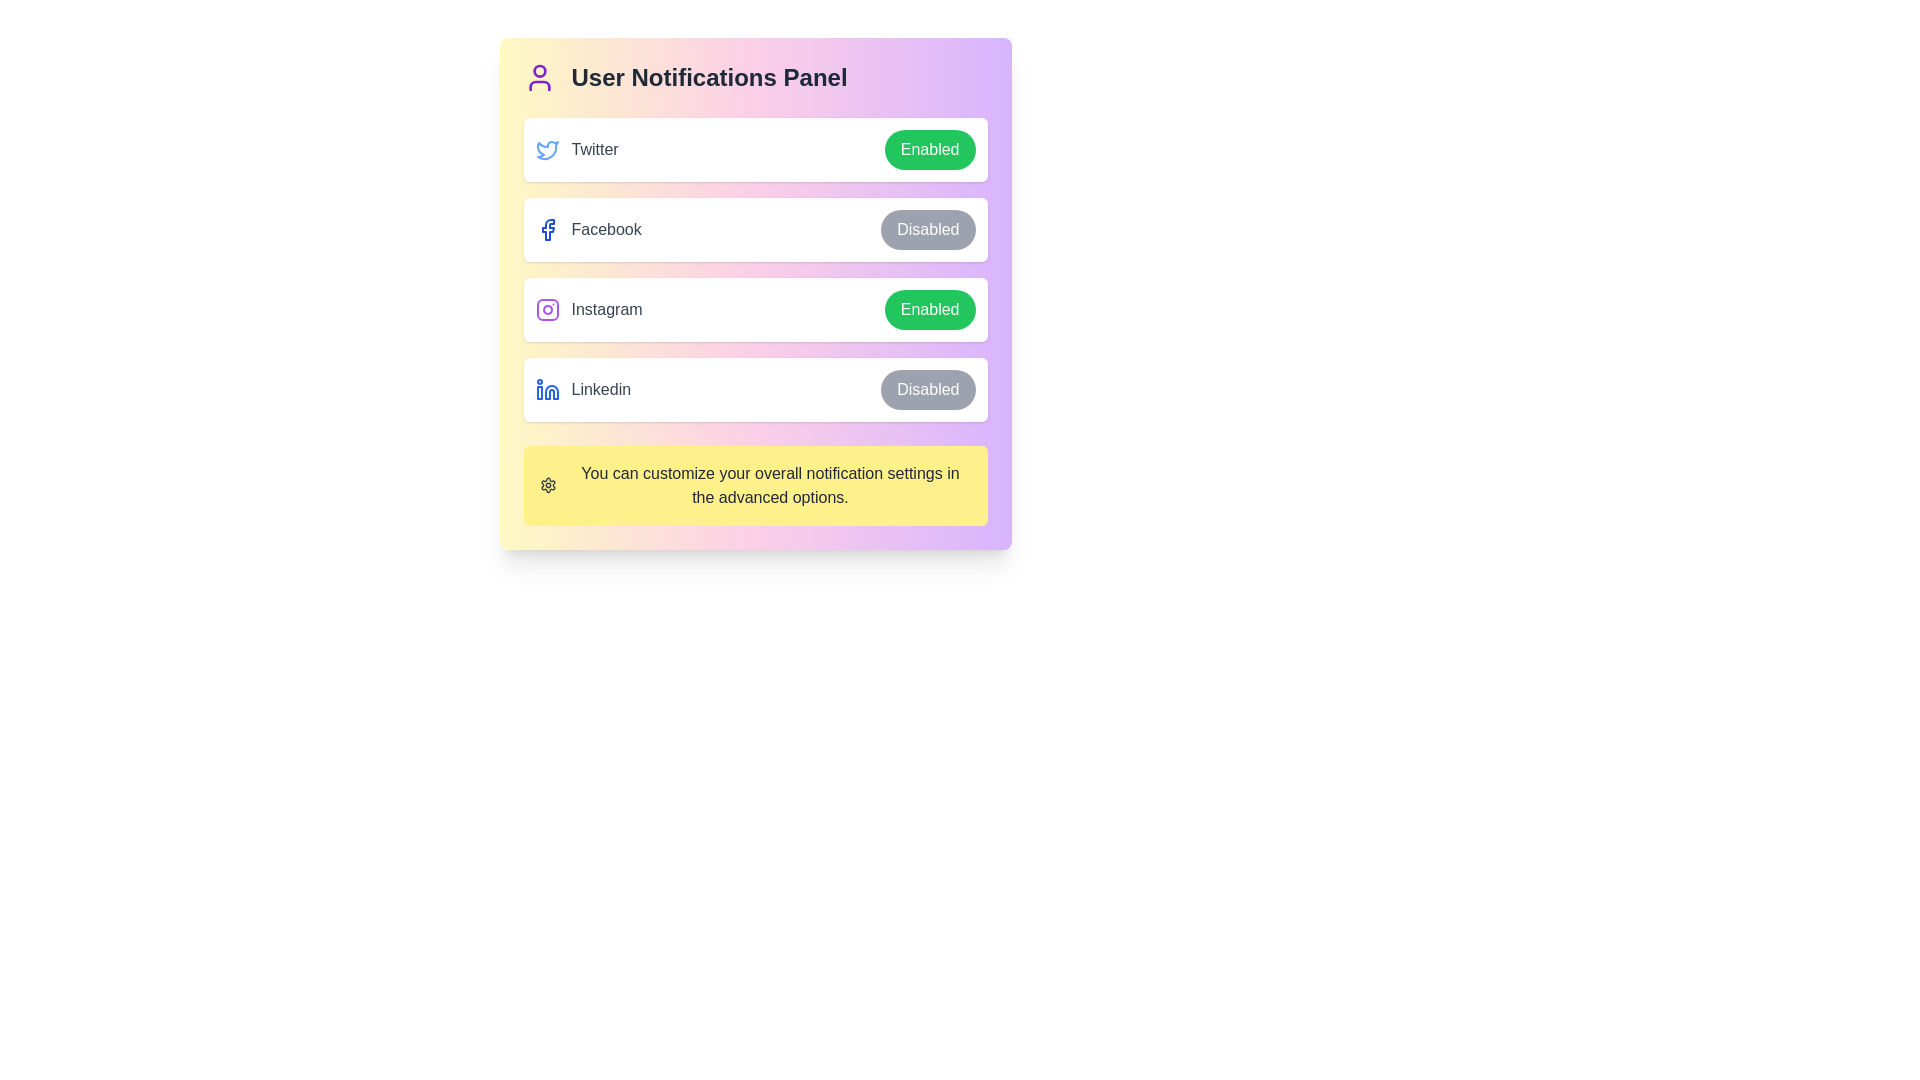  I want to click on keyboard navigation, so click(927, 389).